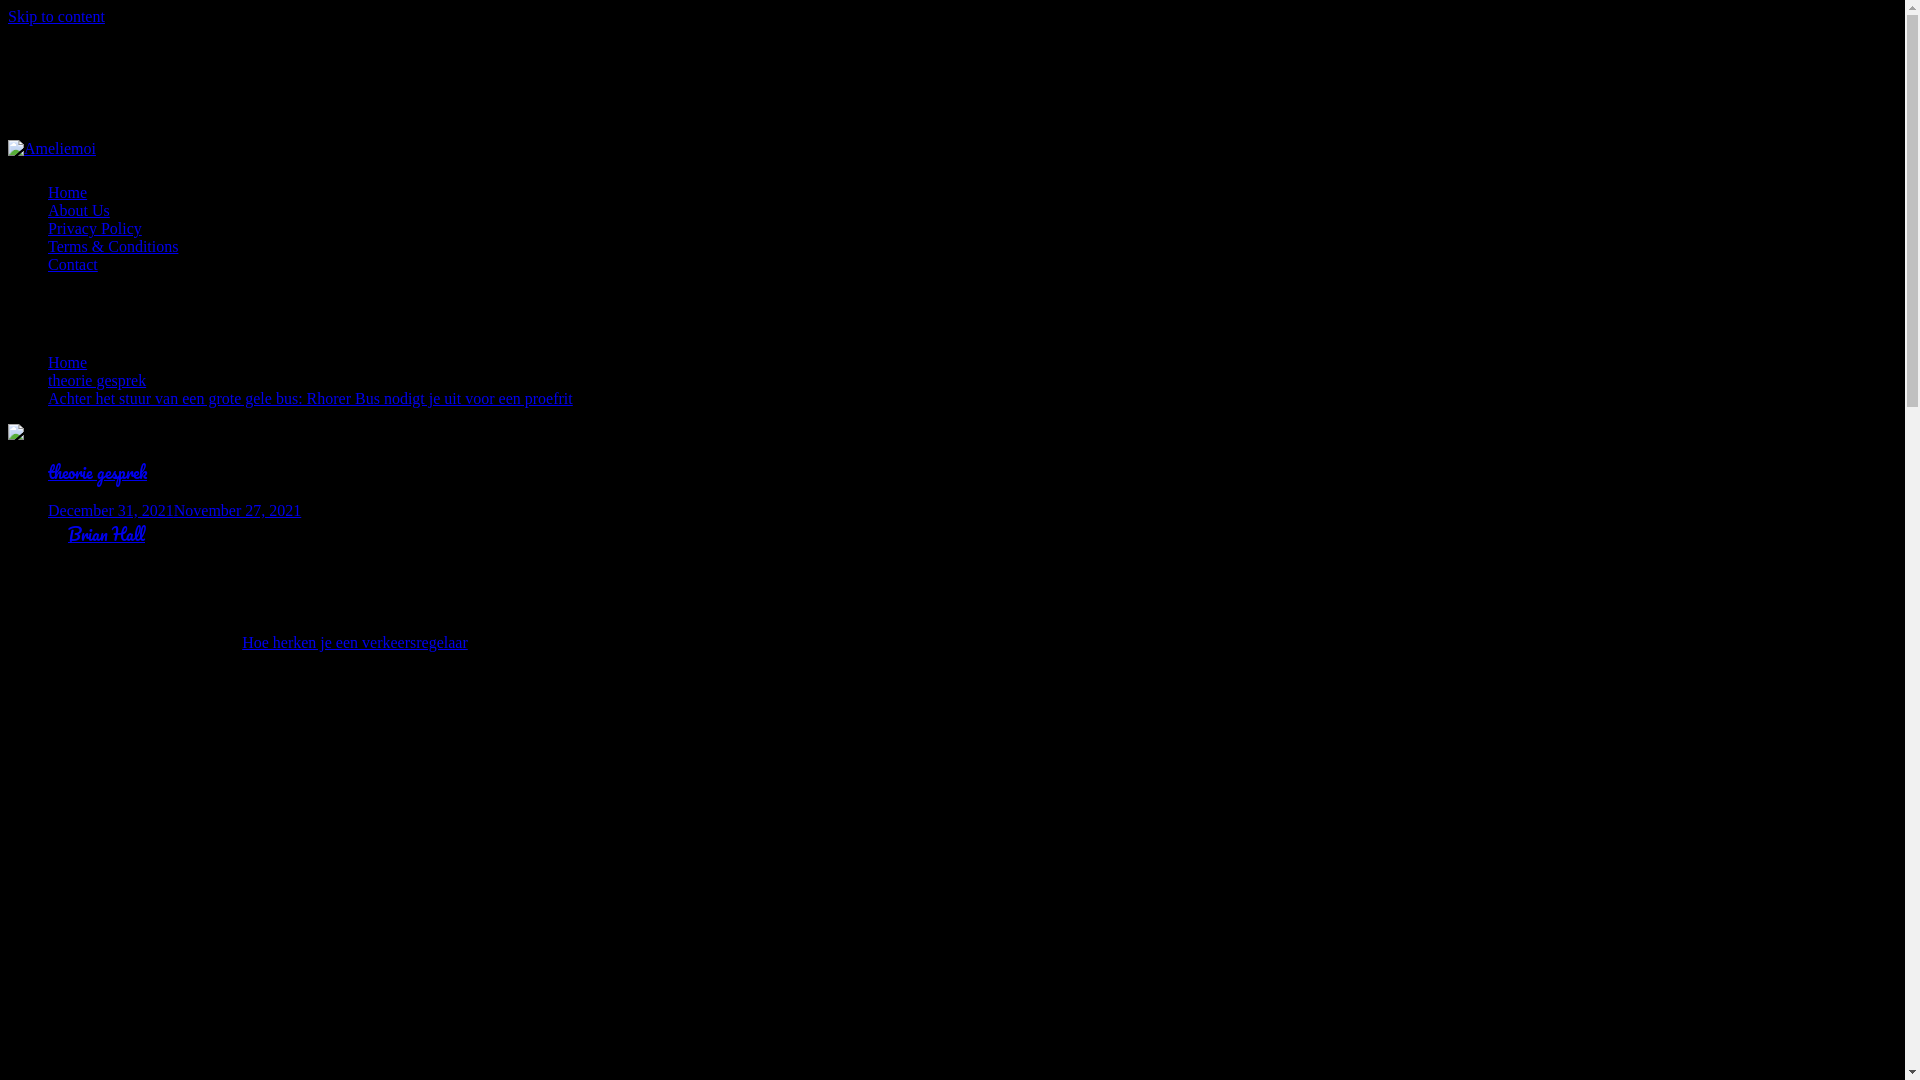 The image size is (1920, 1080). What do you see at coordinates (327, 848) in the screenshot?
I see `'Het volledige CBR auto theorie examen augustus 2021'` at bounding box center [327, 848].